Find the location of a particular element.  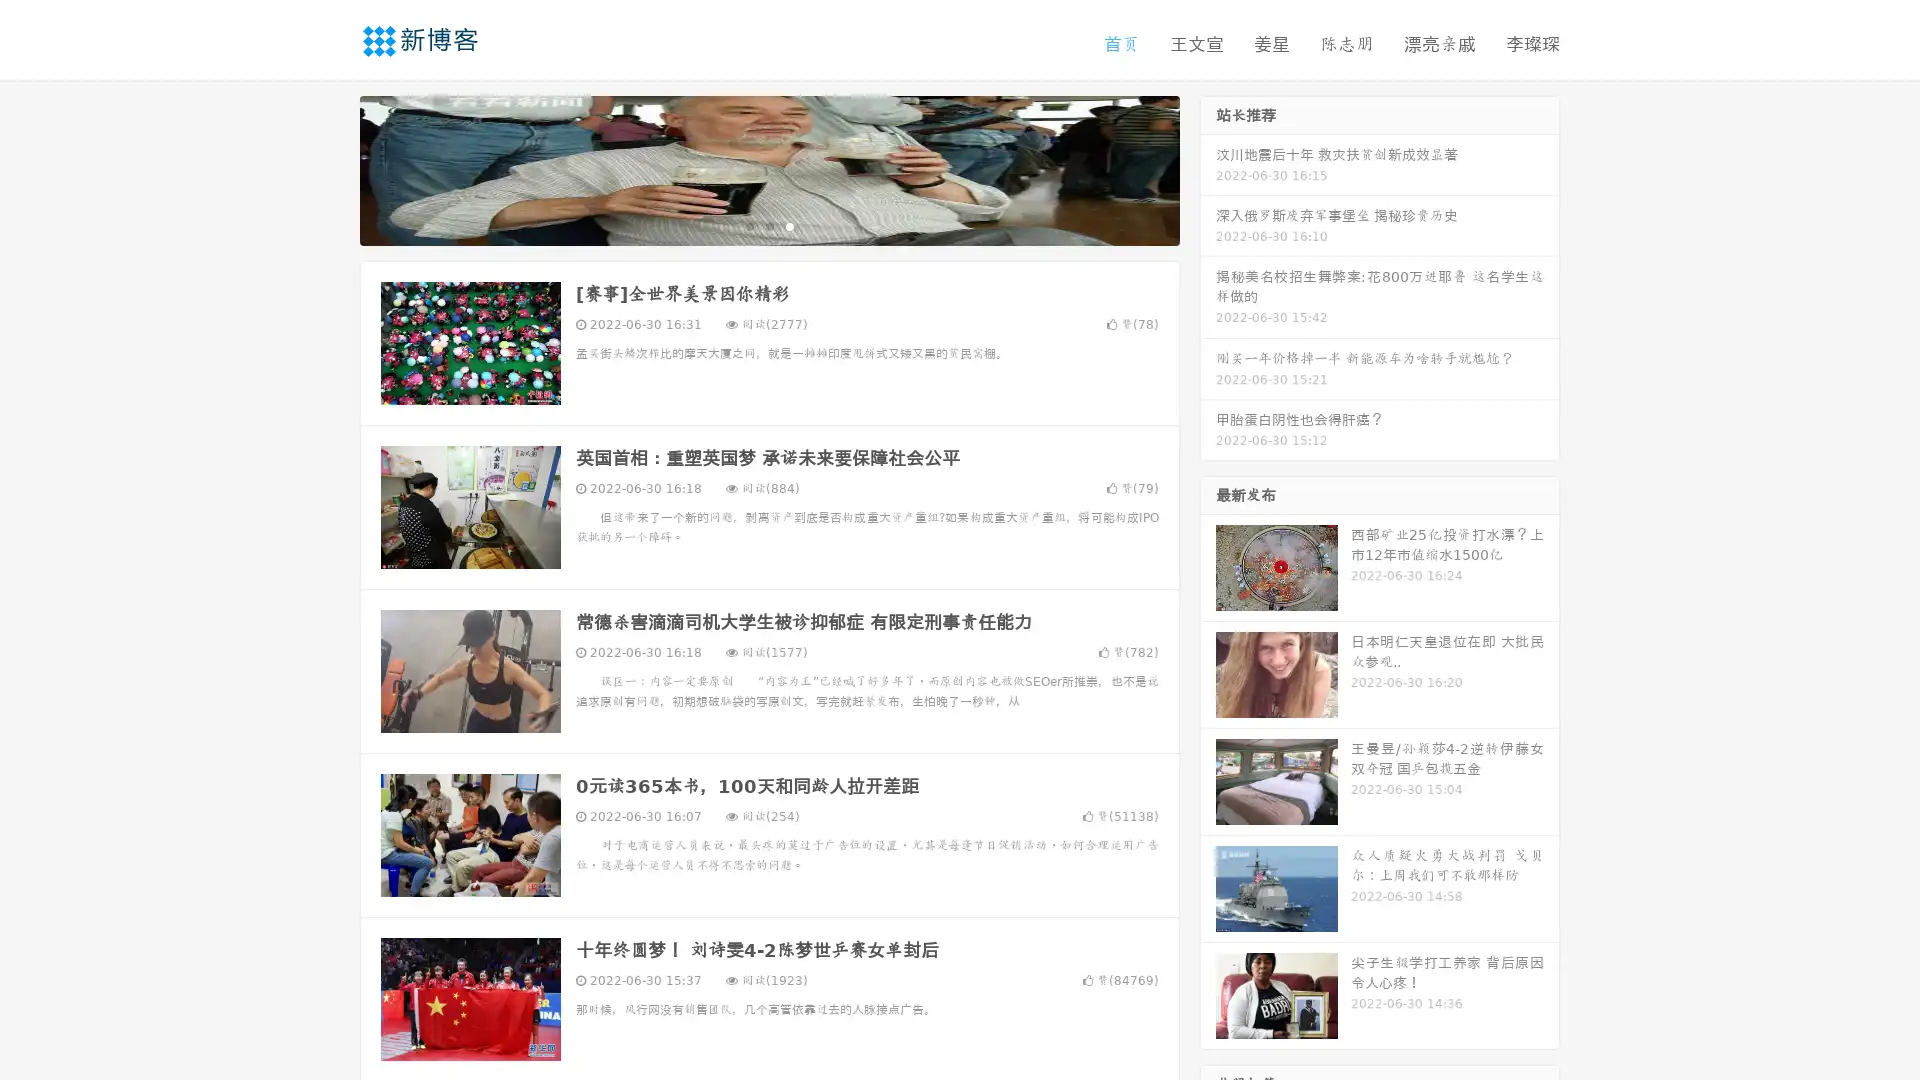

Next slide is located at coordinates (1208, 168).